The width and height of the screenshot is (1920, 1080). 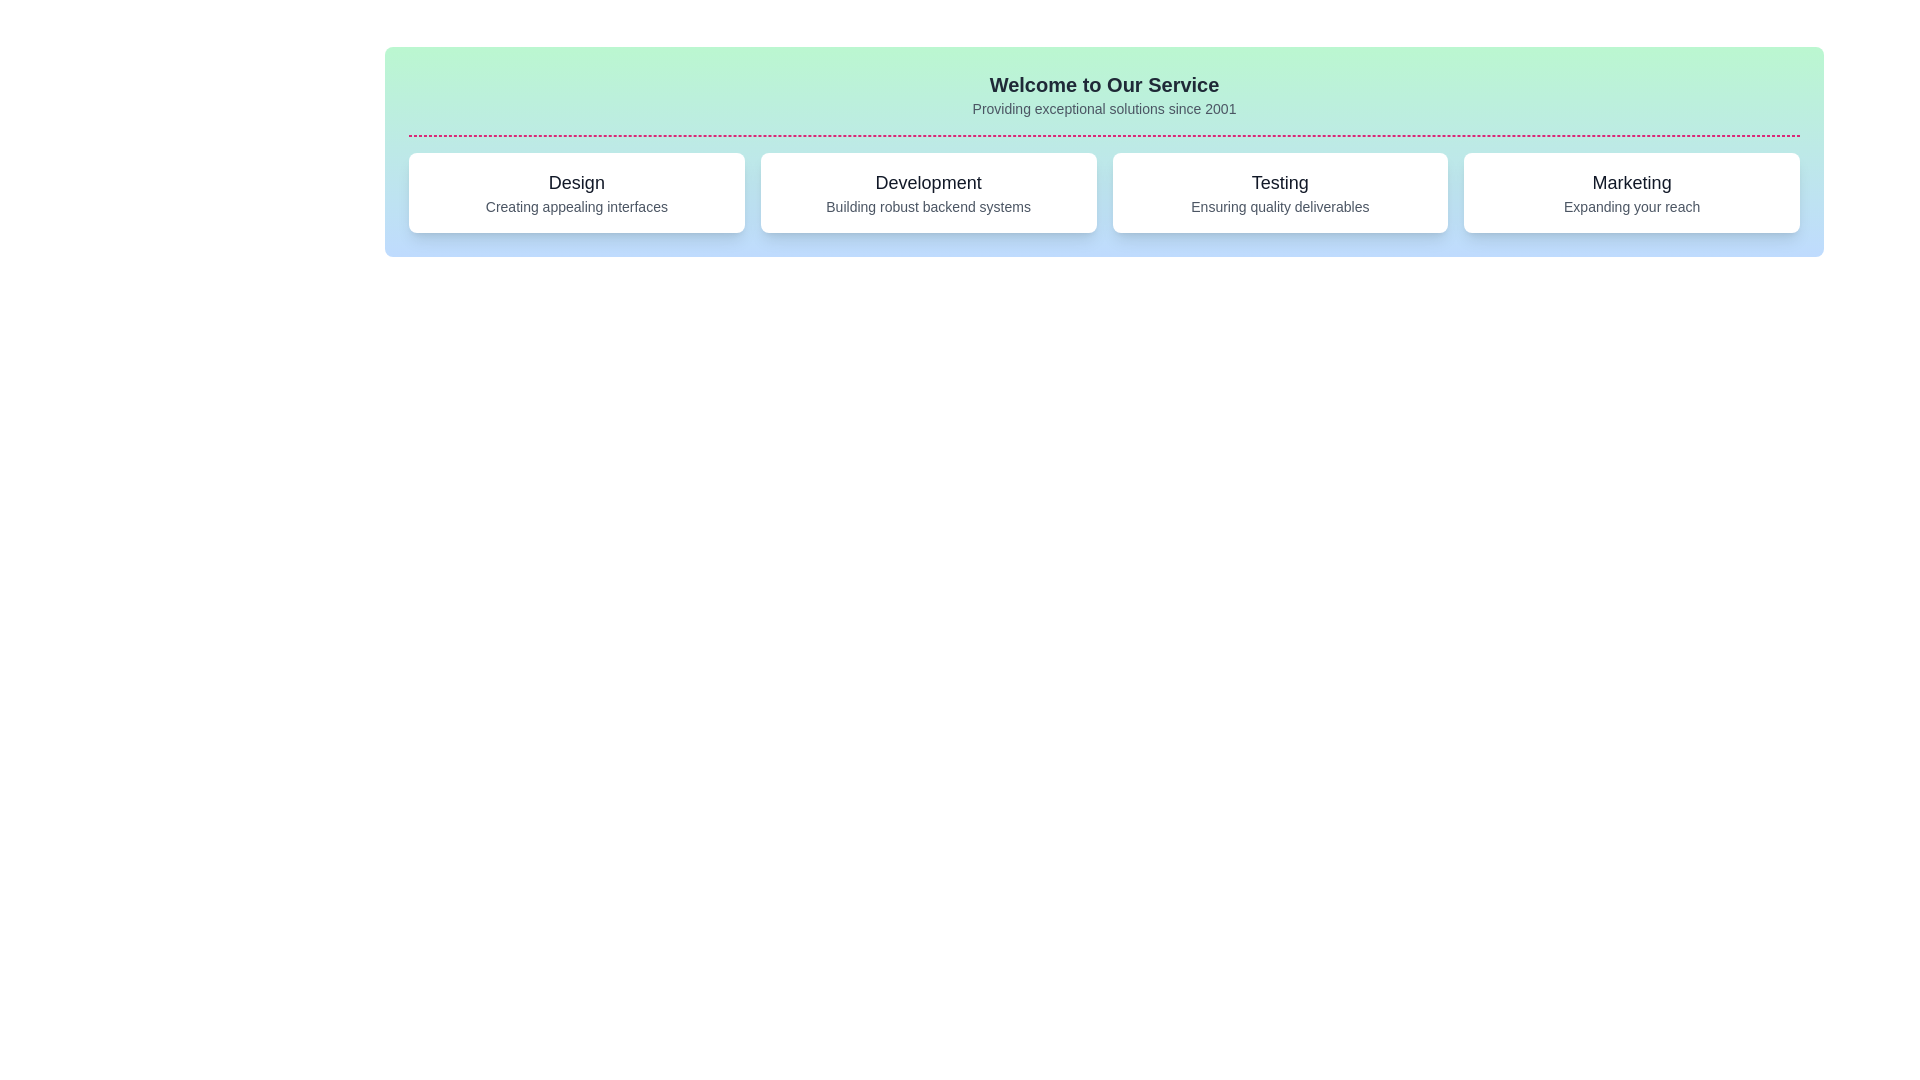 I want to click on the decorative horizontal line, which is a thin, dashed pink border located underneath the introductory heading section, so click(x=1103, y=135).